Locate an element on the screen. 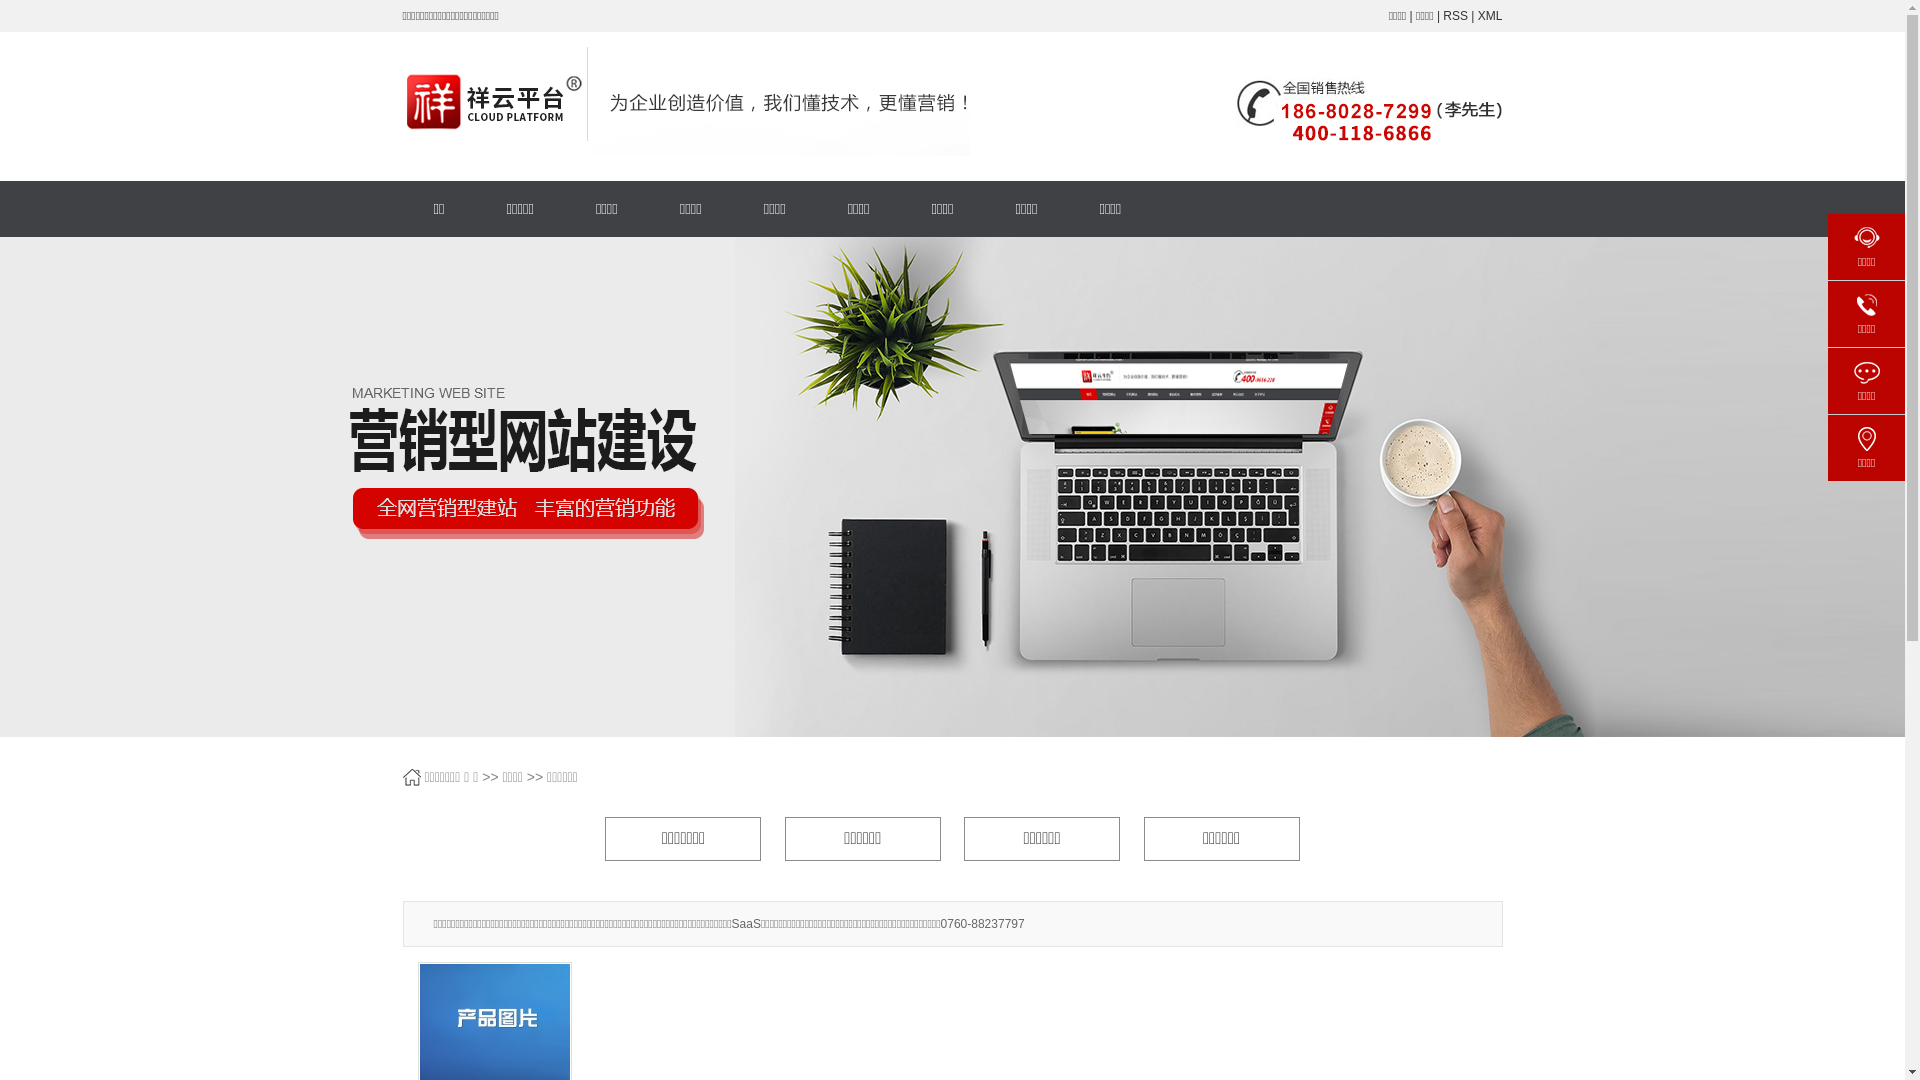 The width and height of the screenshot is (1920, 1080). 'RSS' is located at coordinates (1455, 15).